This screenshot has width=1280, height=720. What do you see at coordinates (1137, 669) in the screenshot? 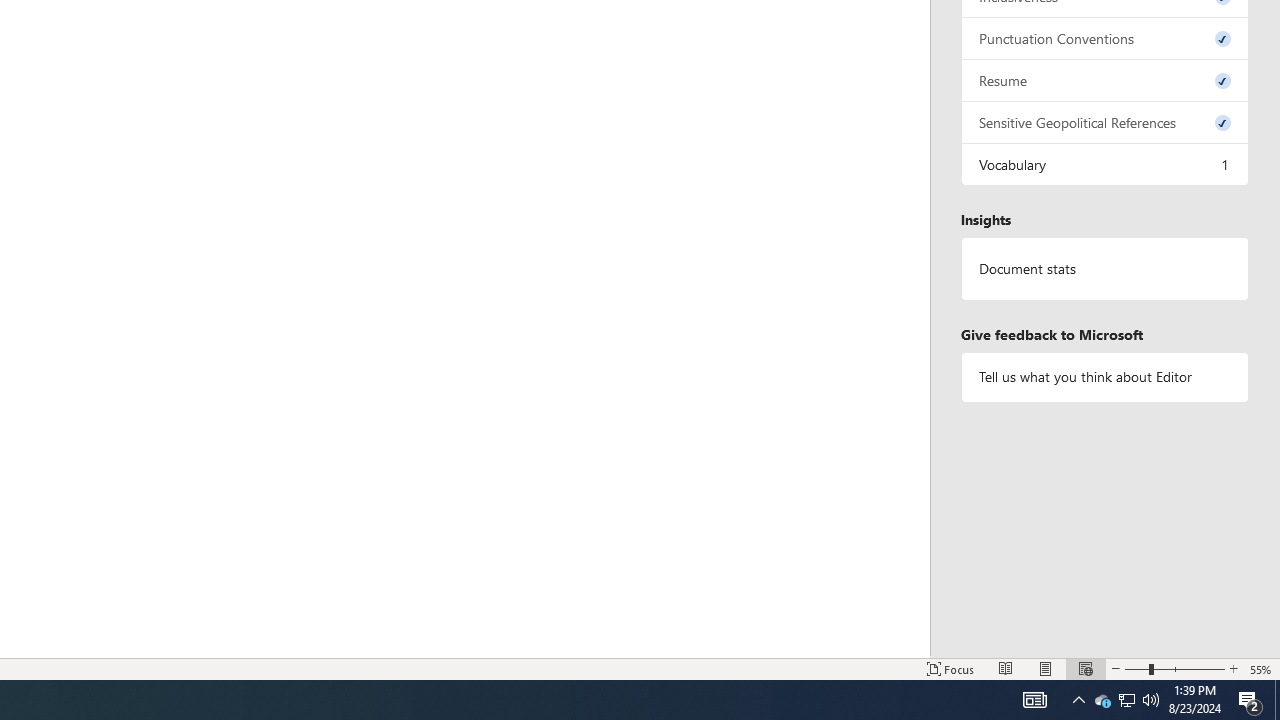
I see `'Zoom Out'` at bounding box center [1137, 669].